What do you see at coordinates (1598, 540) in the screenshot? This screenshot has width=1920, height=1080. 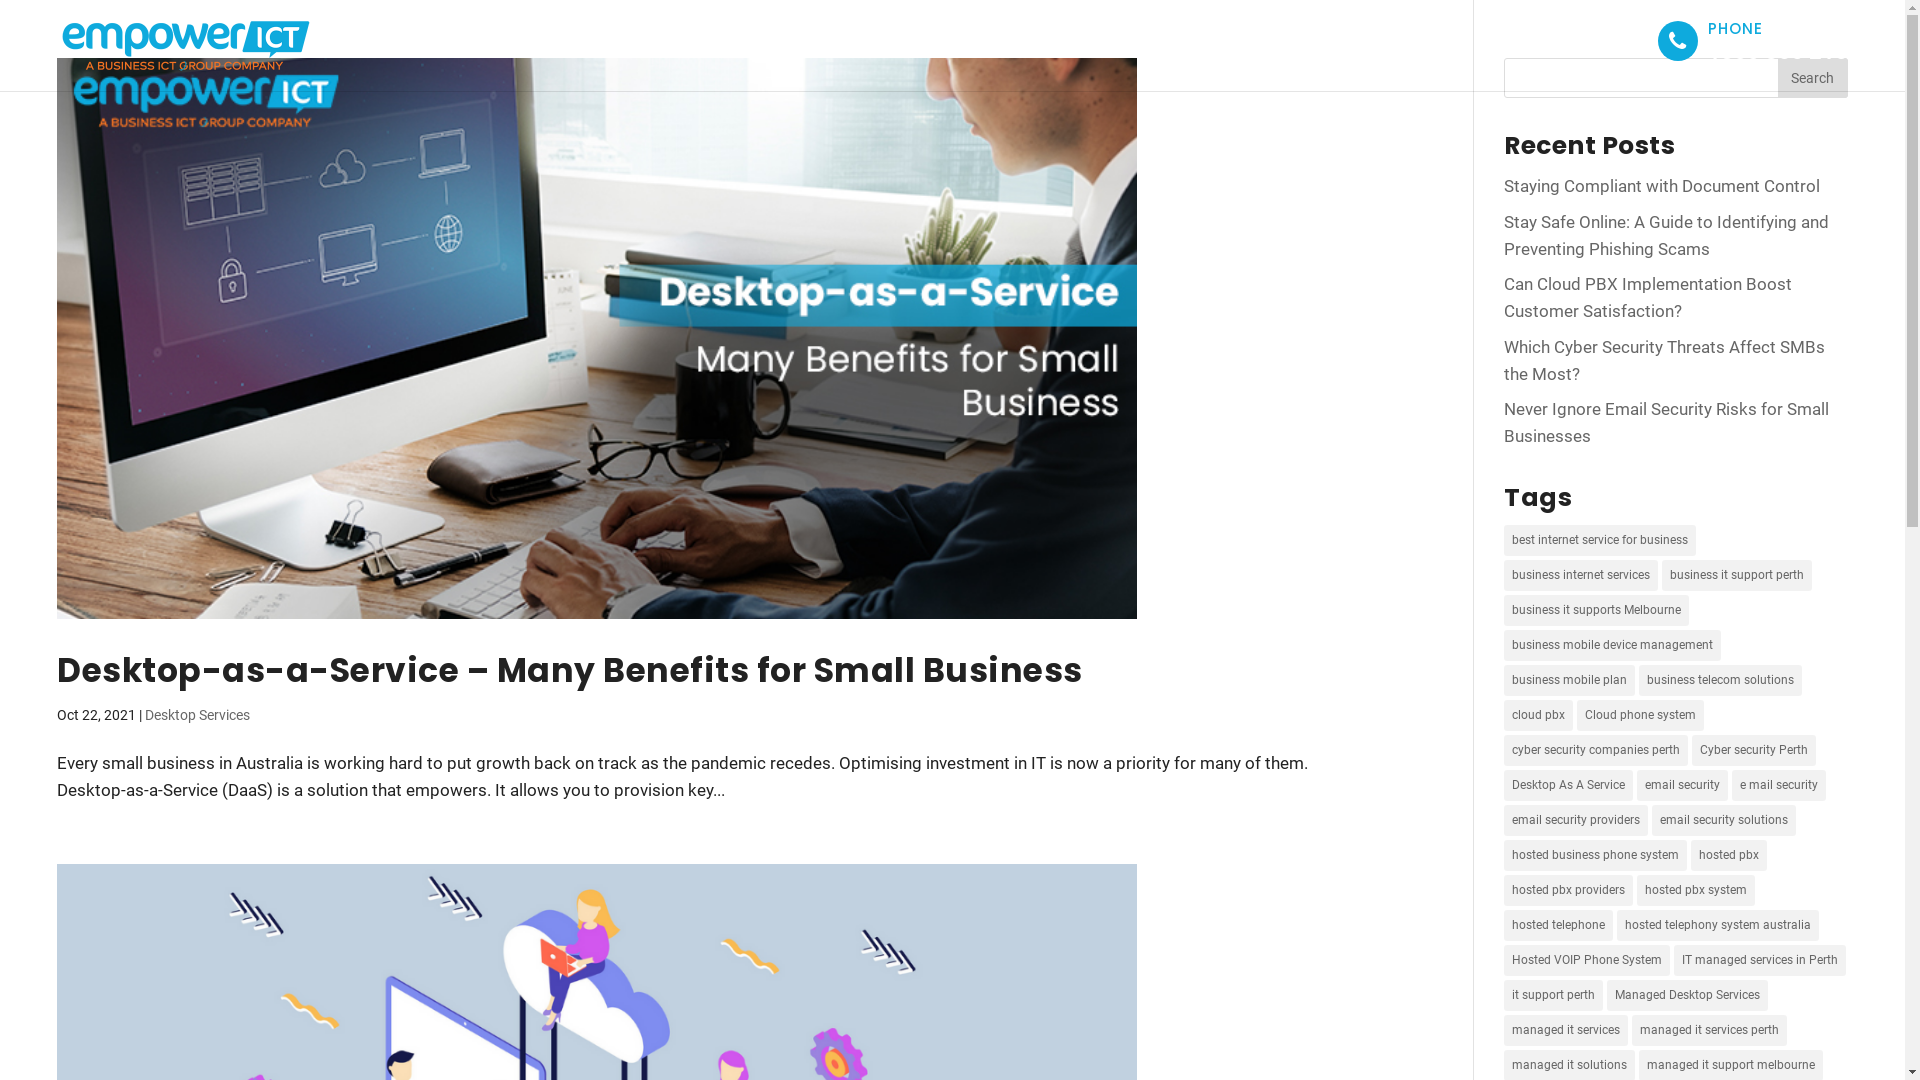 I see `'best internet service for business'` at bounding box center [1598, 540].